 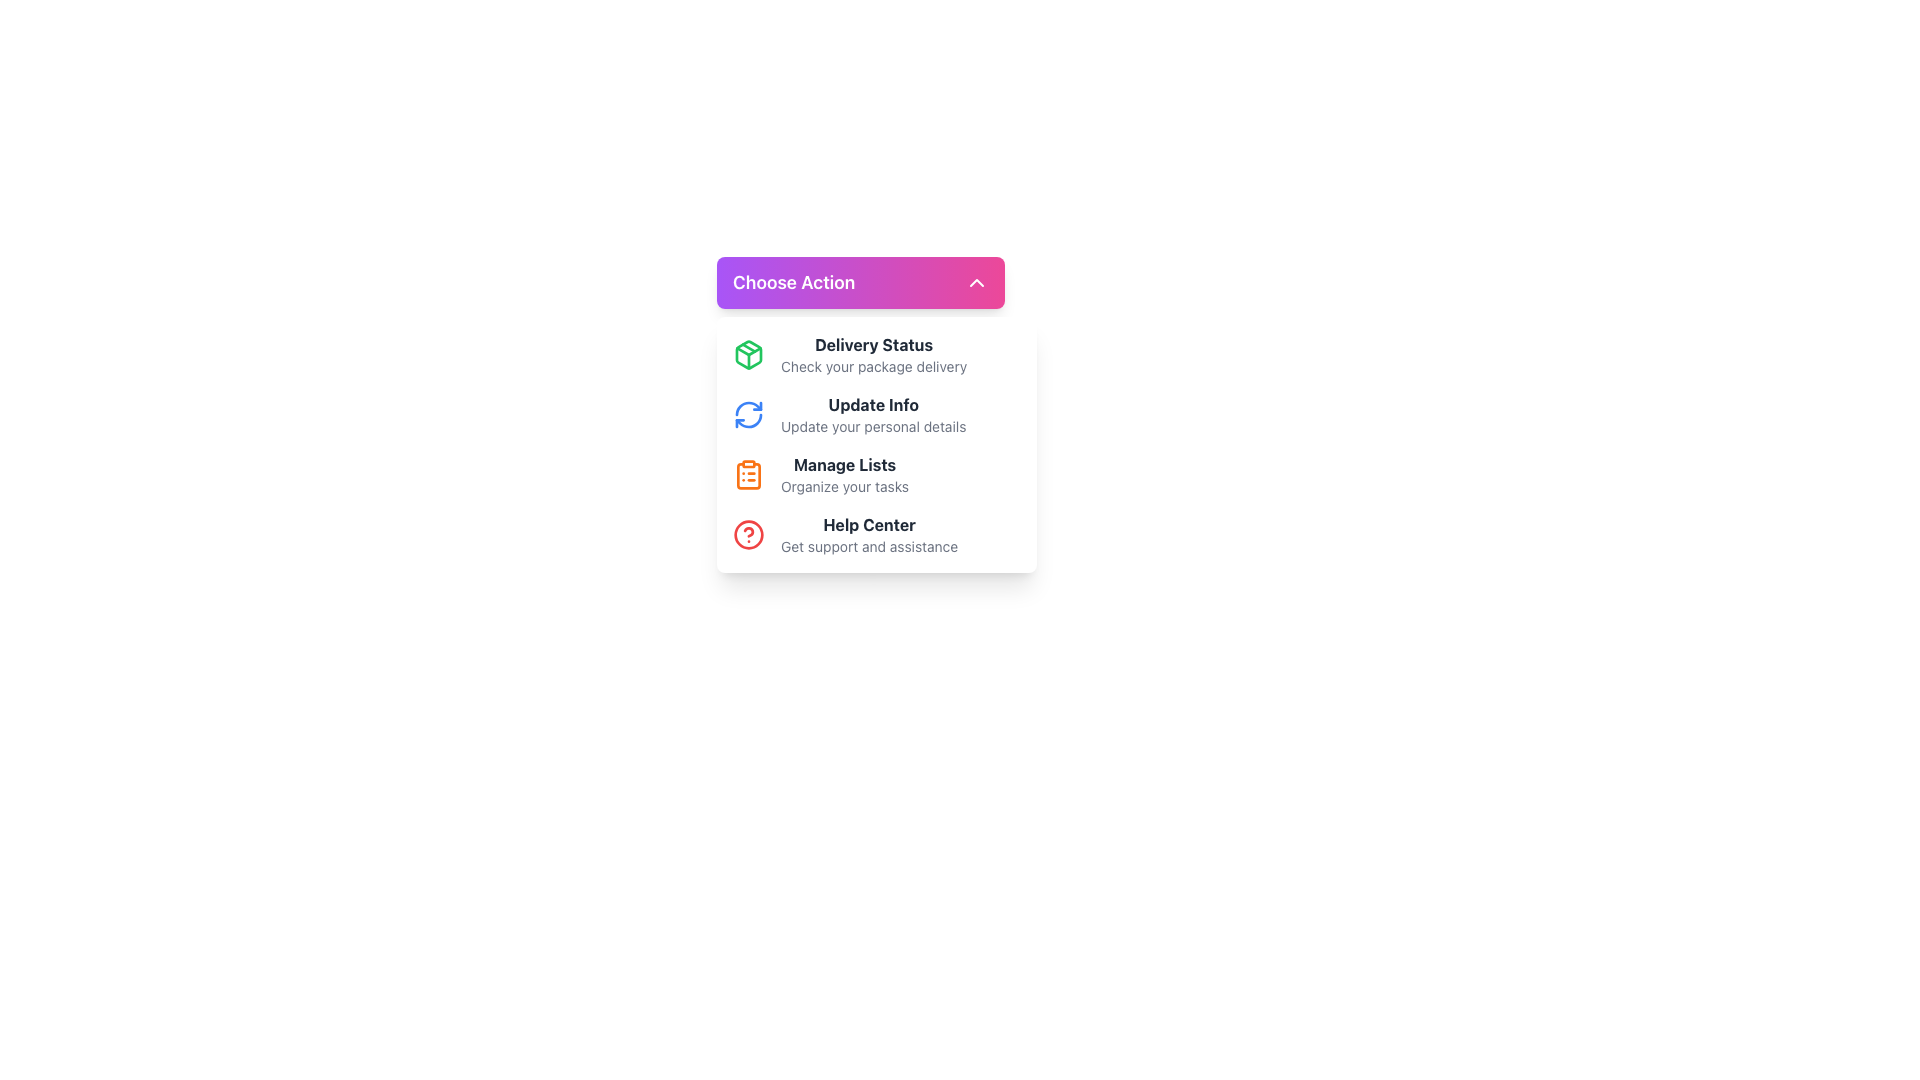 What do you see at coordinates (869, 547) in the screenshot?
I see `descriptive text label located below the 'Help Center' section in the dropdown interface` at bounding box center [869, 547].